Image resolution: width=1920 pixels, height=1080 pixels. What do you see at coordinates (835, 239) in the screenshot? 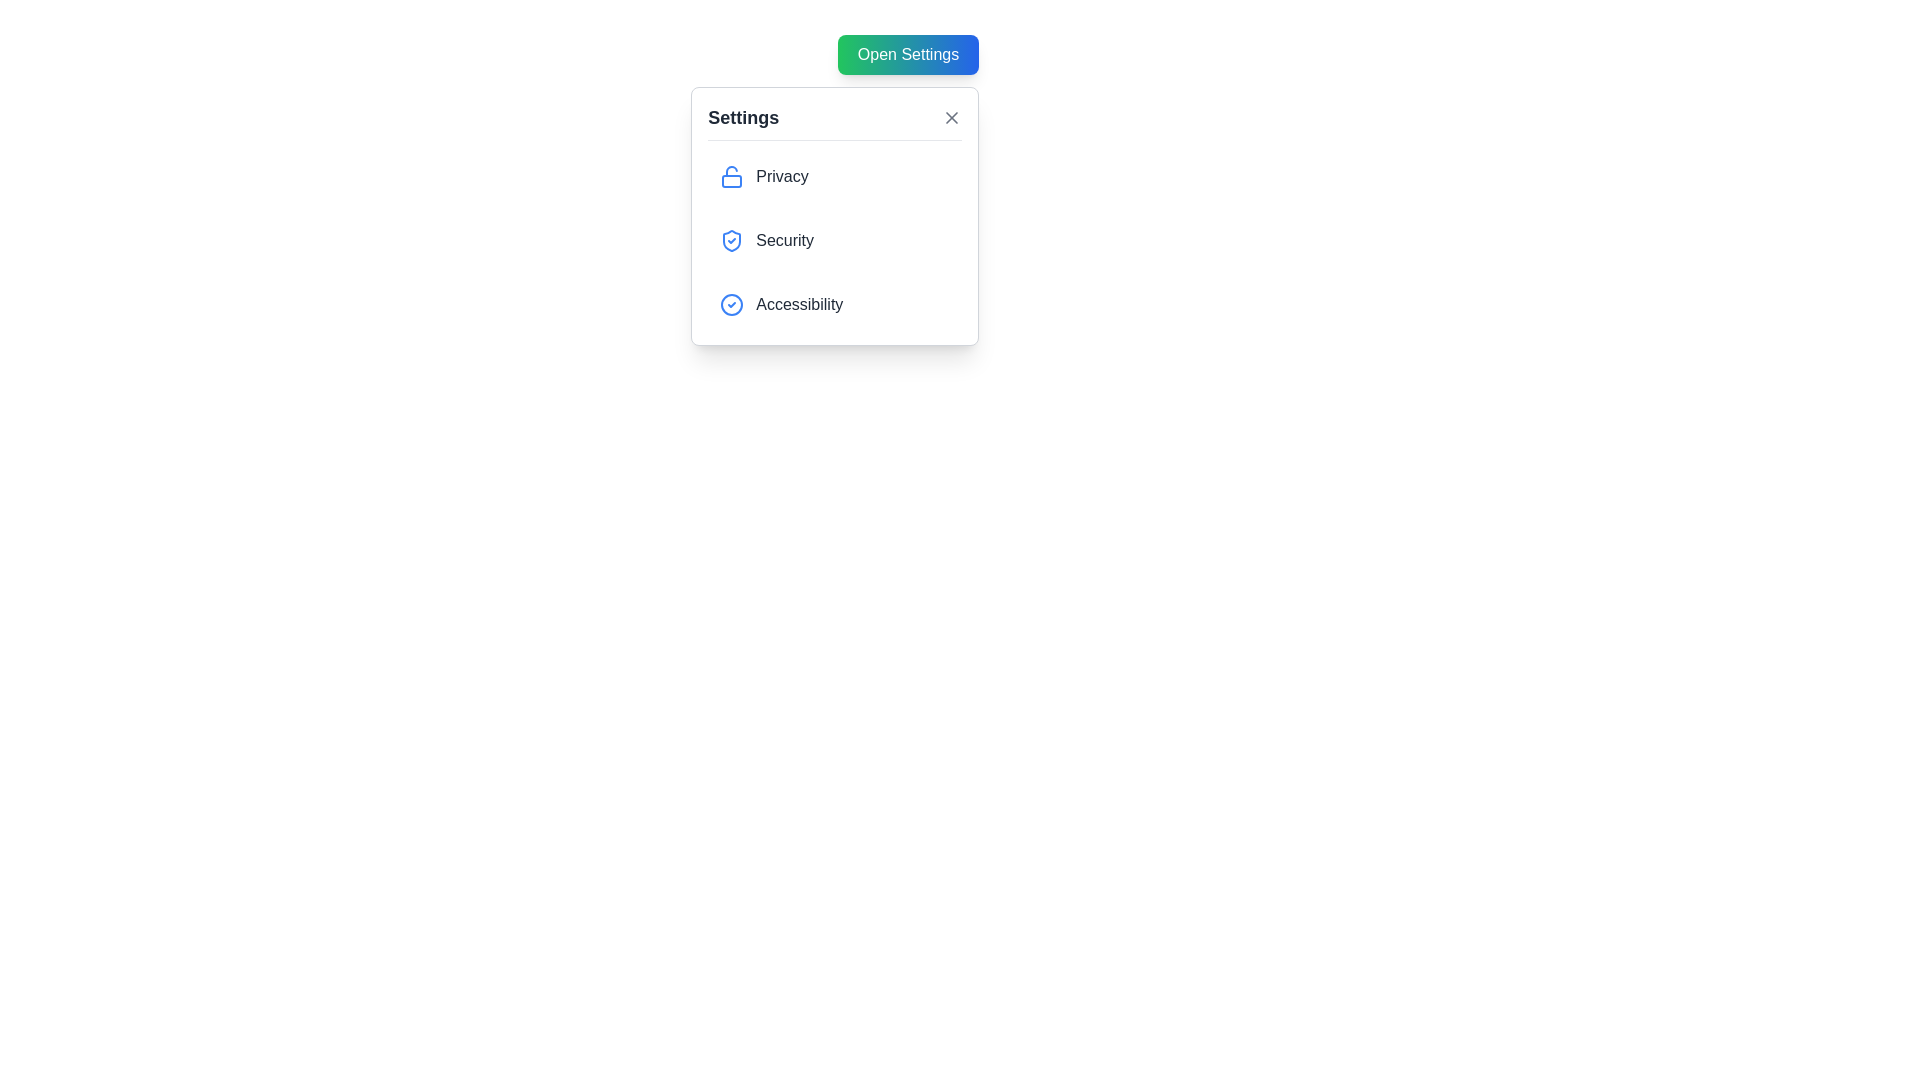
I see `the 'Security' menu option, which is the second item in the settings menu` at bounding box center [835, 239].